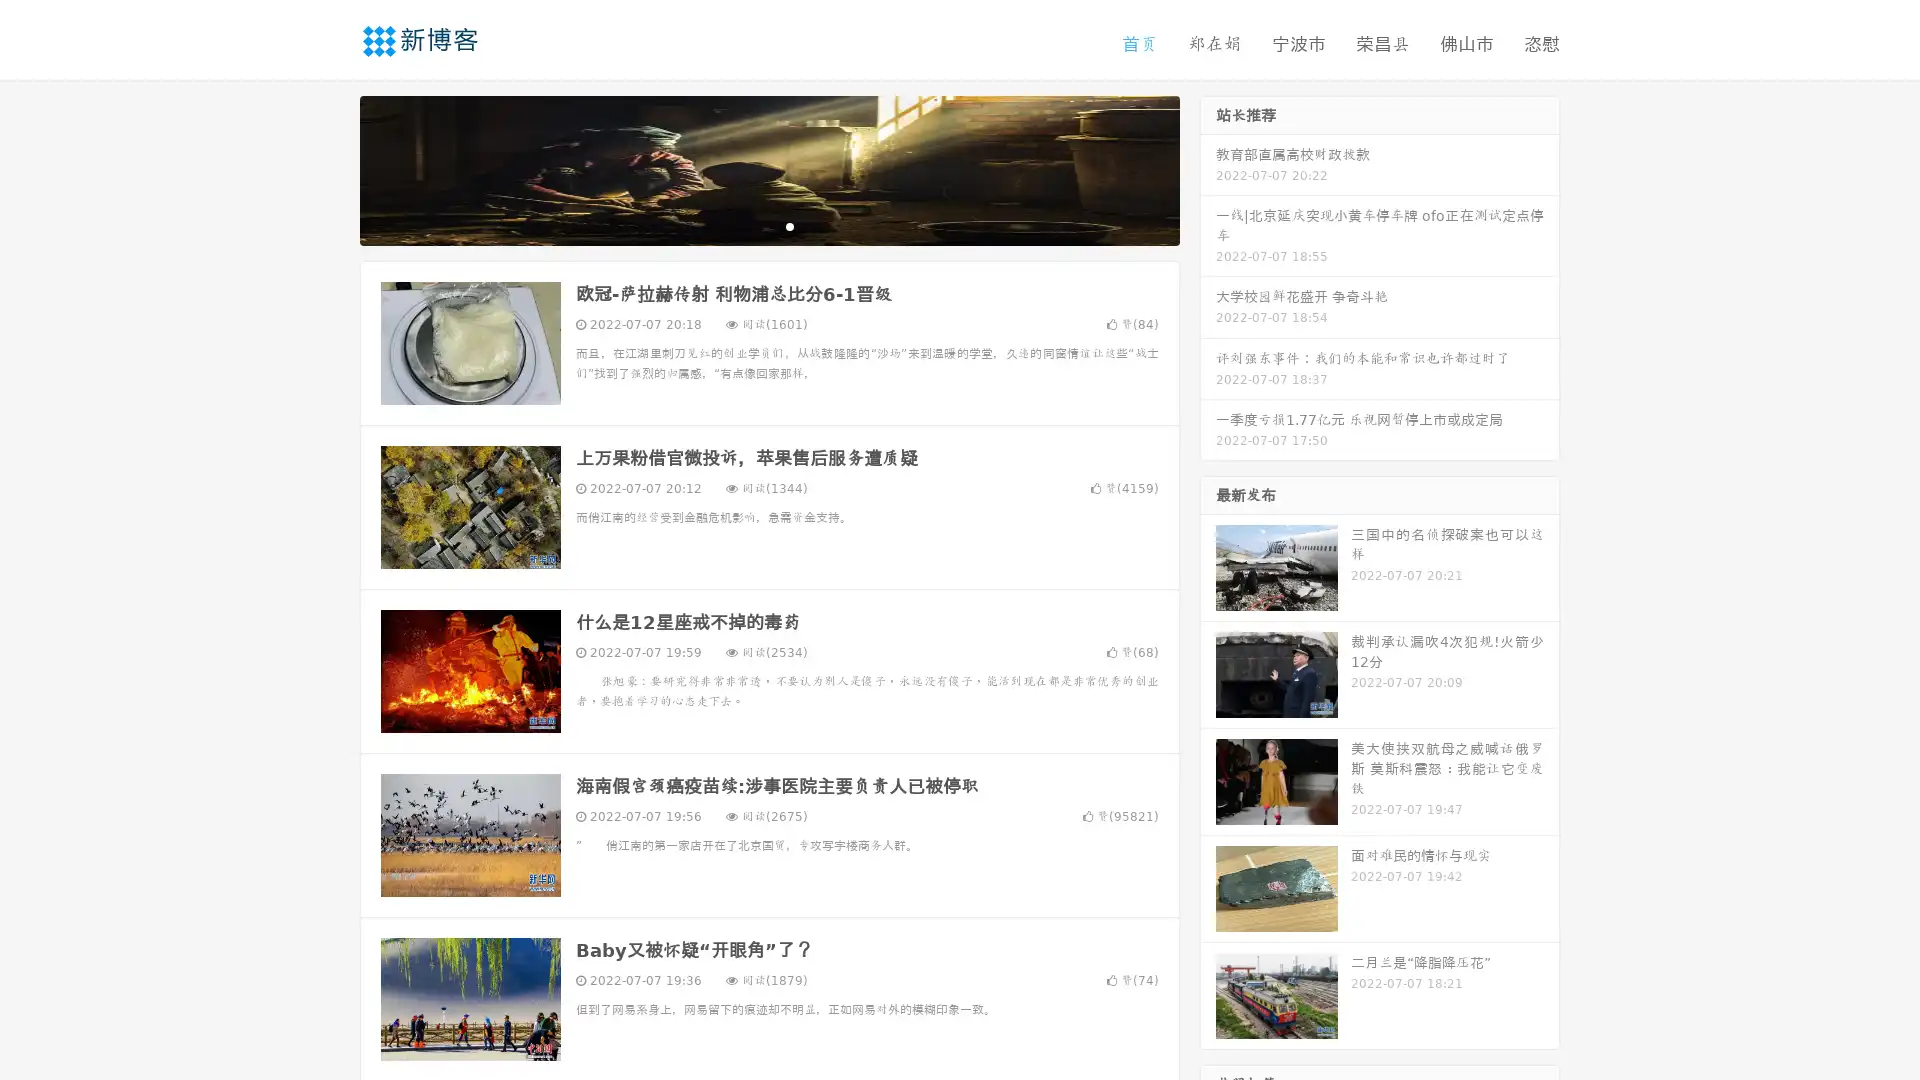 The image size is (1920, 1080). What do you see at coordinates (330, 168) in the screenshot?
I see `Previous slide` at bounding box center [330, 168].